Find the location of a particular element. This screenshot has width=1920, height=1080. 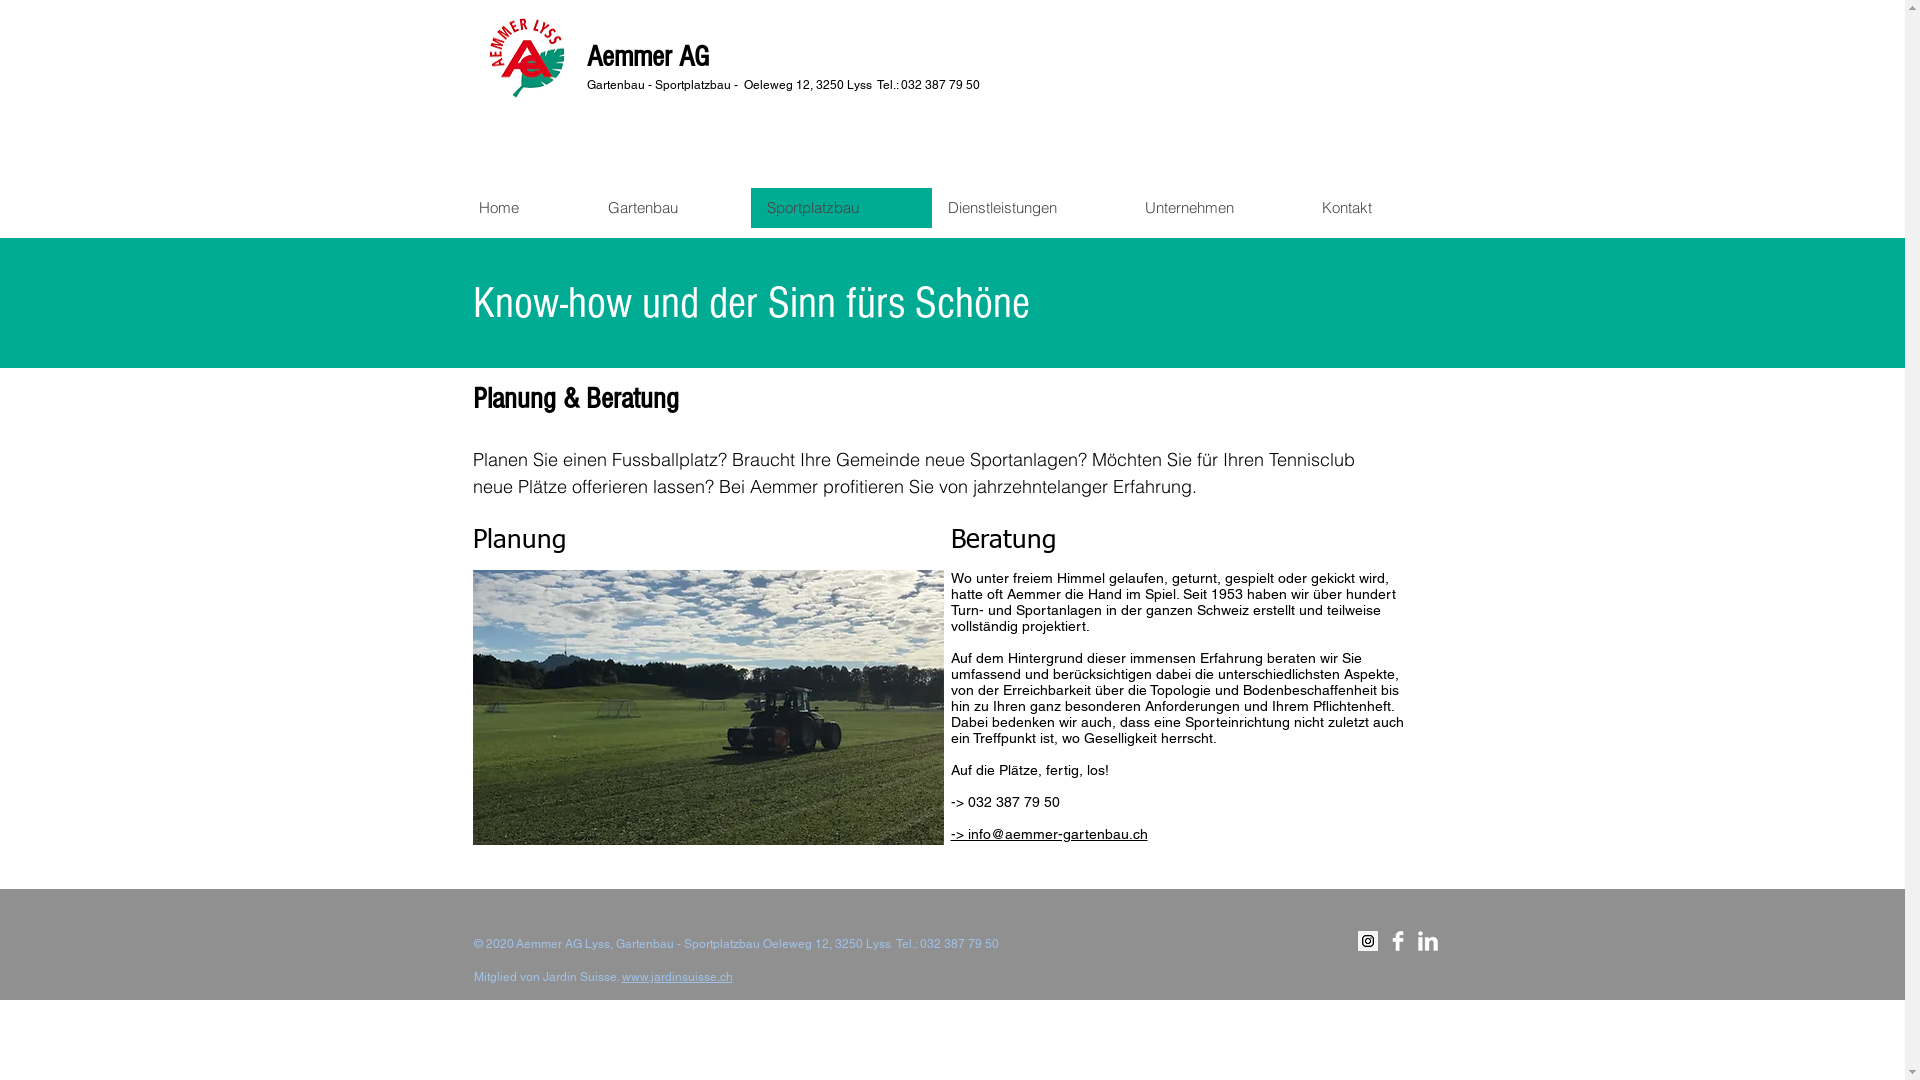

'-> info@aemmer-gartenbau.ch' is located at coordinates (1047, 833).